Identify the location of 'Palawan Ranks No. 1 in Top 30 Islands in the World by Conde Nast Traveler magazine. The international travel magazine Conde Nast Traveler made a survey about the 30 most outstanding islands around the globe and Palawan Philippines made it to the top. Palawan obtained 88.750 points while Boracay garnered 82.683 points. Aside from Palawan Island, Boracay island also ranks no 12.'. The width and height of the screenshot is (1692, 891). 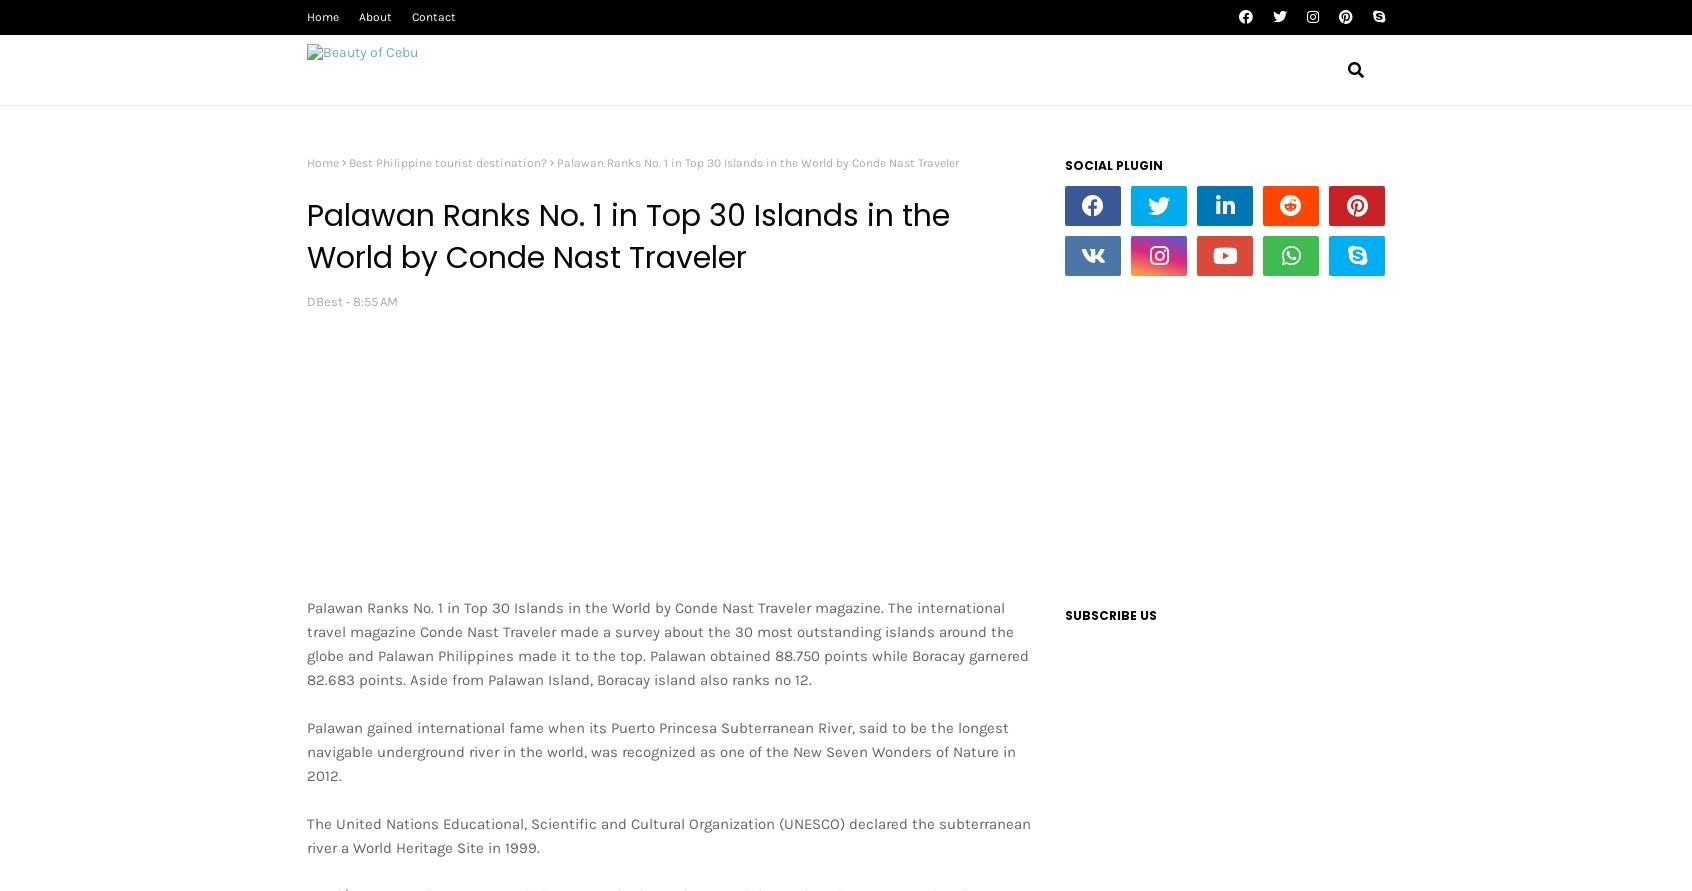
(305, 643).